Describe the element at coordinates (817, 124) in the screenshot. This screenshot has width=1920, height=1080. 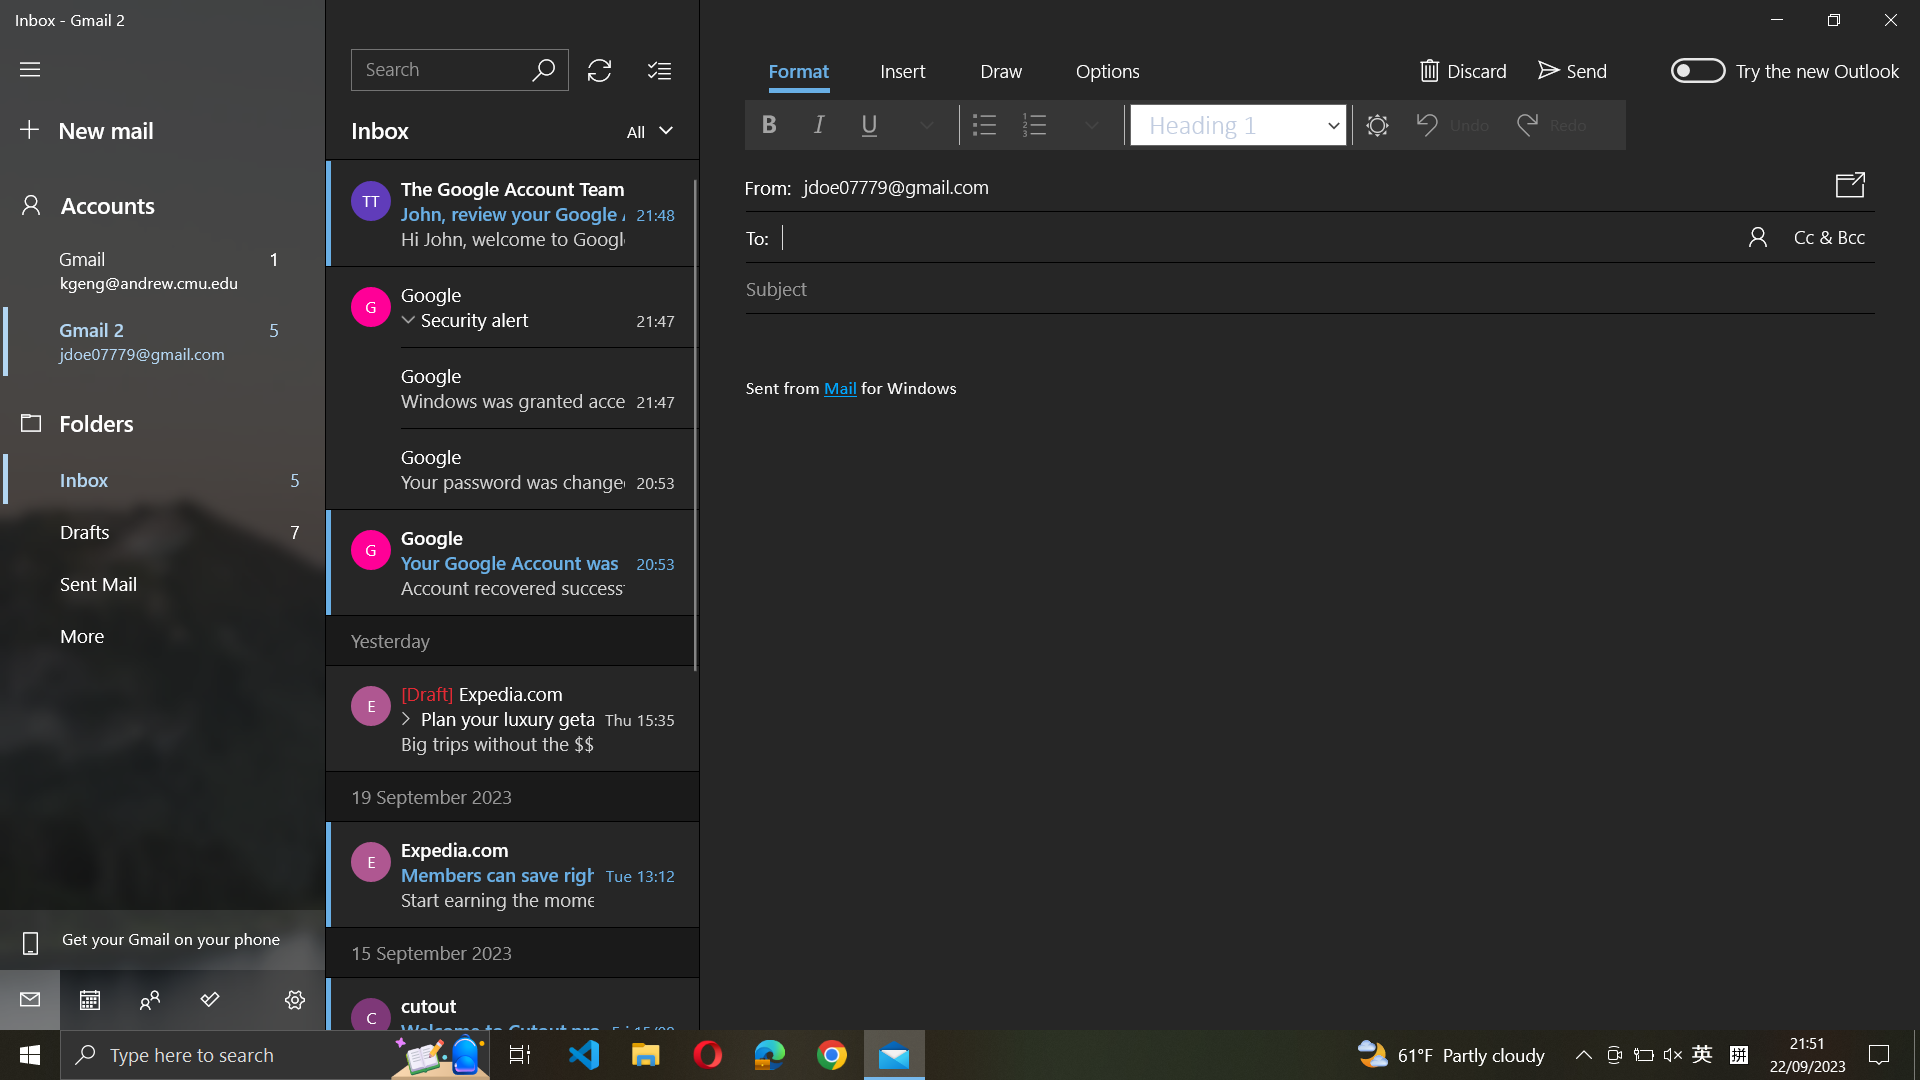
I see `Change text format to italic` at that location.